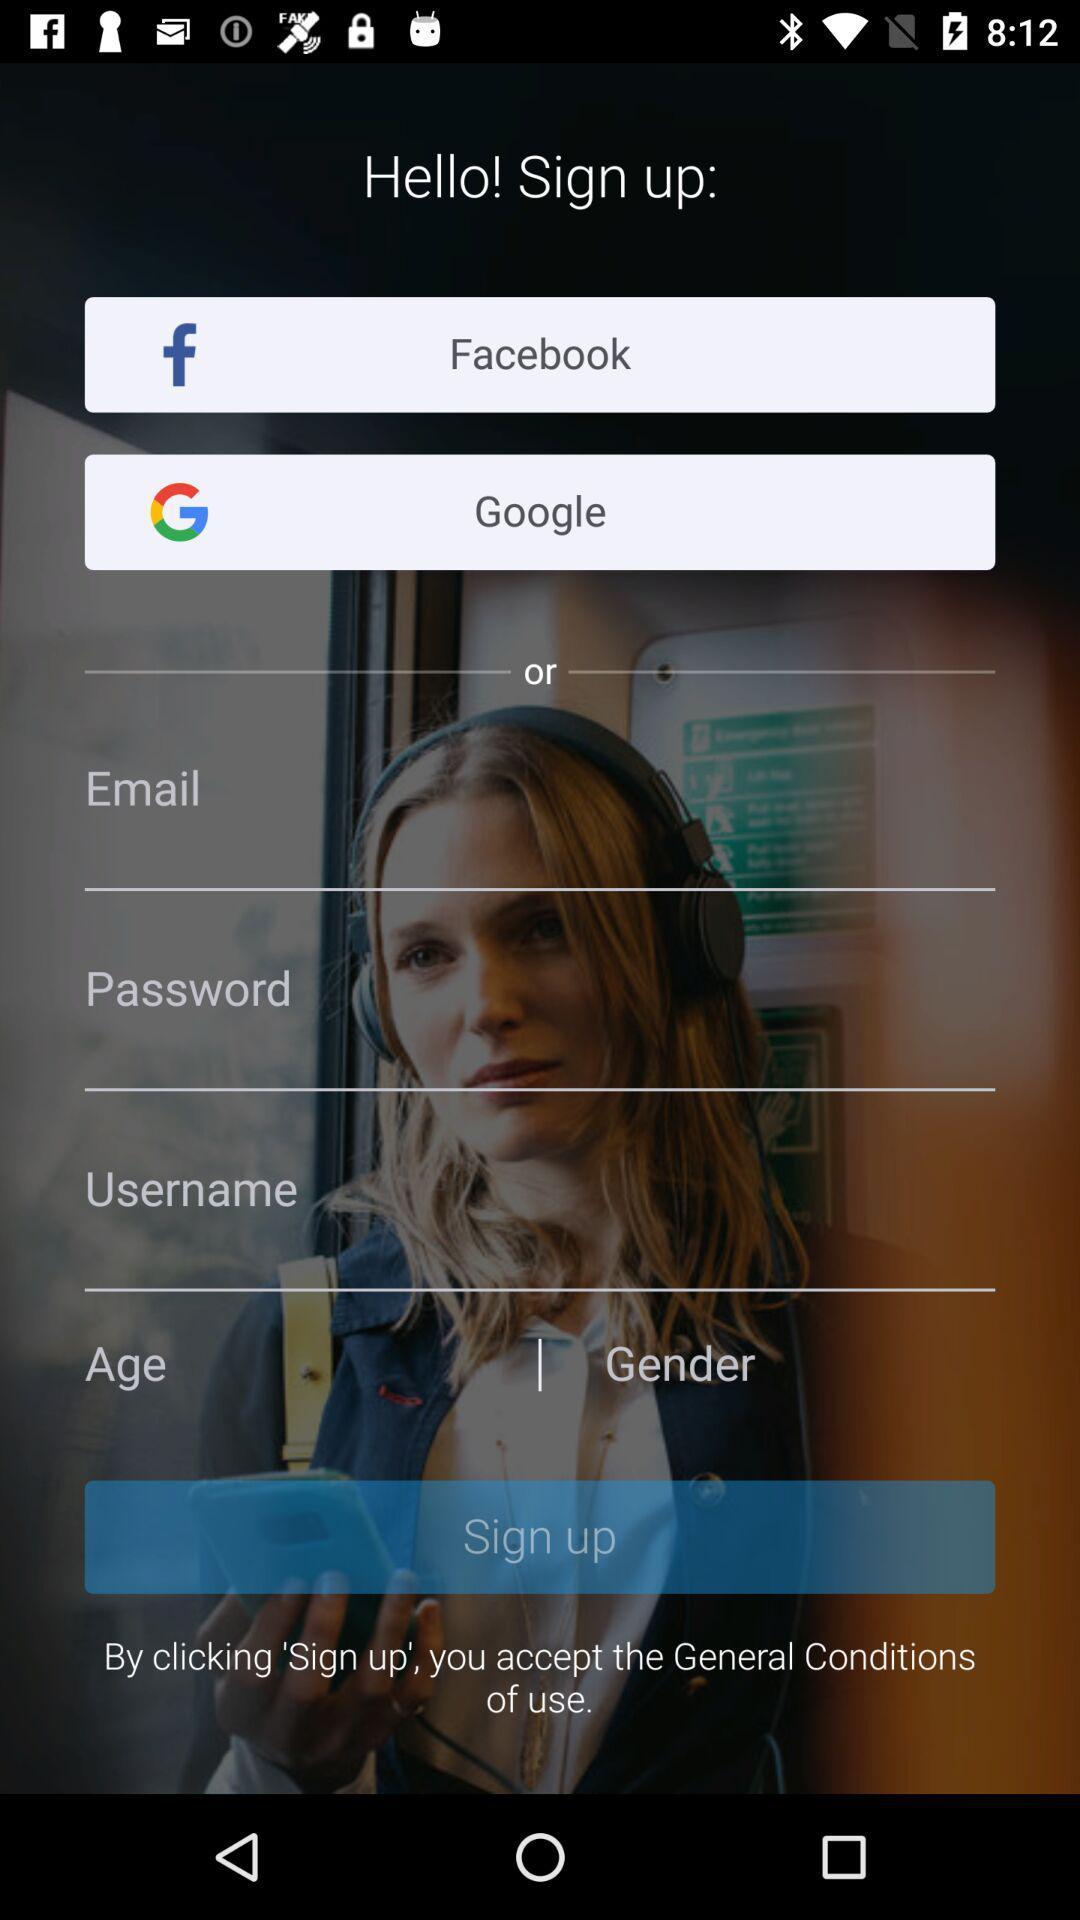  What do you see at coordinates (540, 788) in the screenshot?
I see `address page` at bounding box center [540, 788].